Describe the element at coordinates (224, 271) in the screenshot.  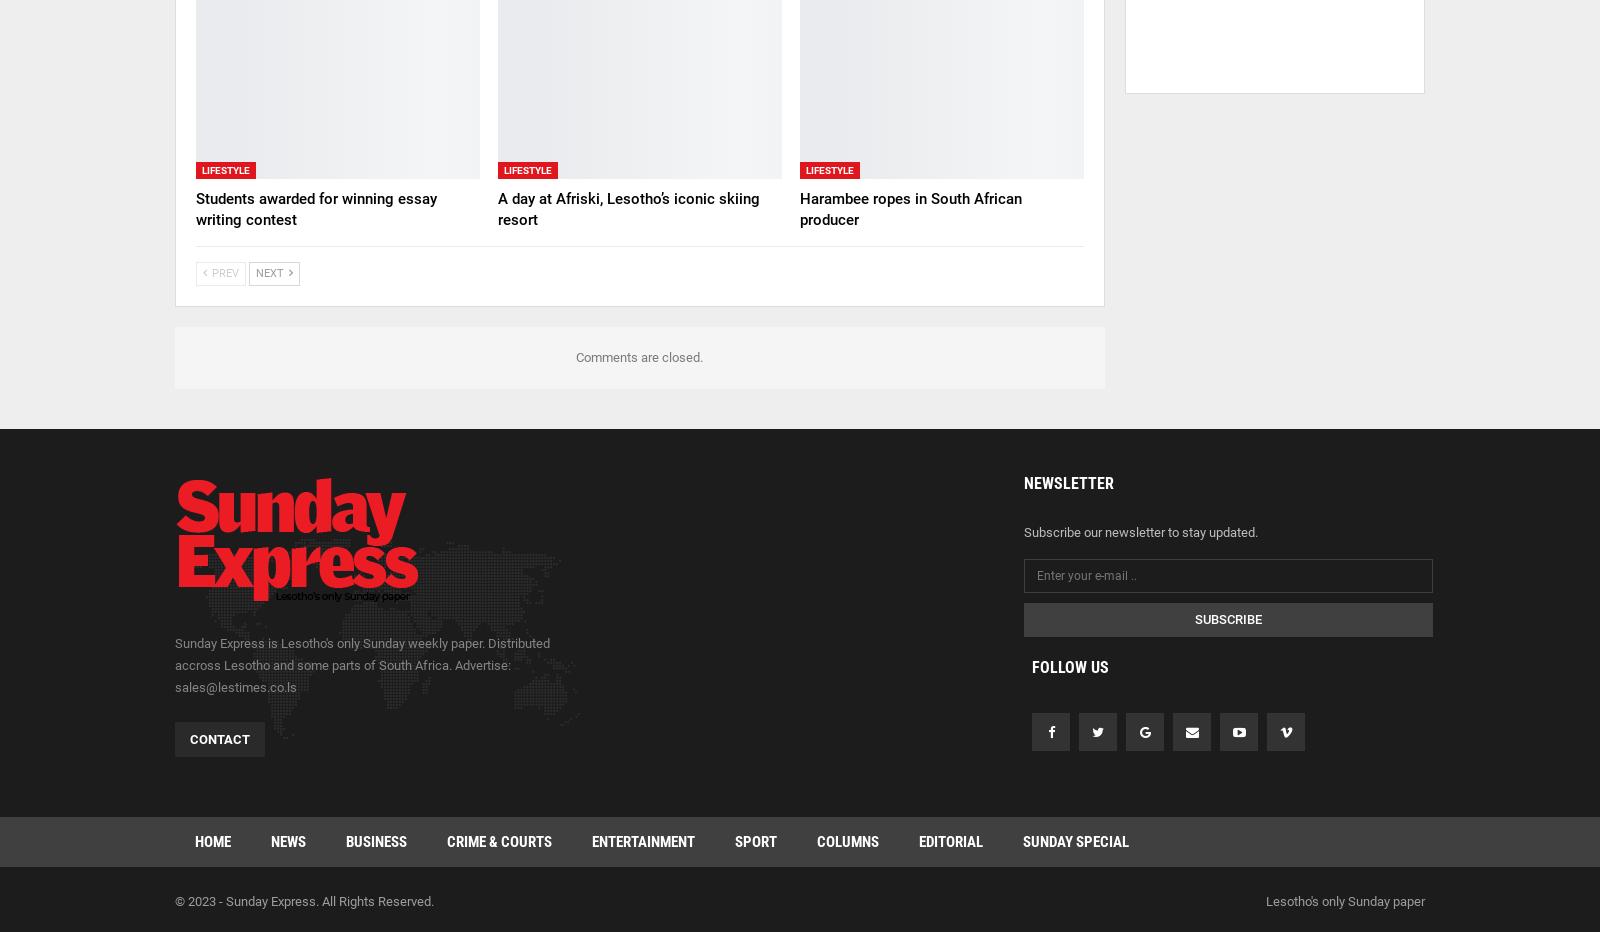
I see `'Prev'` at that location.